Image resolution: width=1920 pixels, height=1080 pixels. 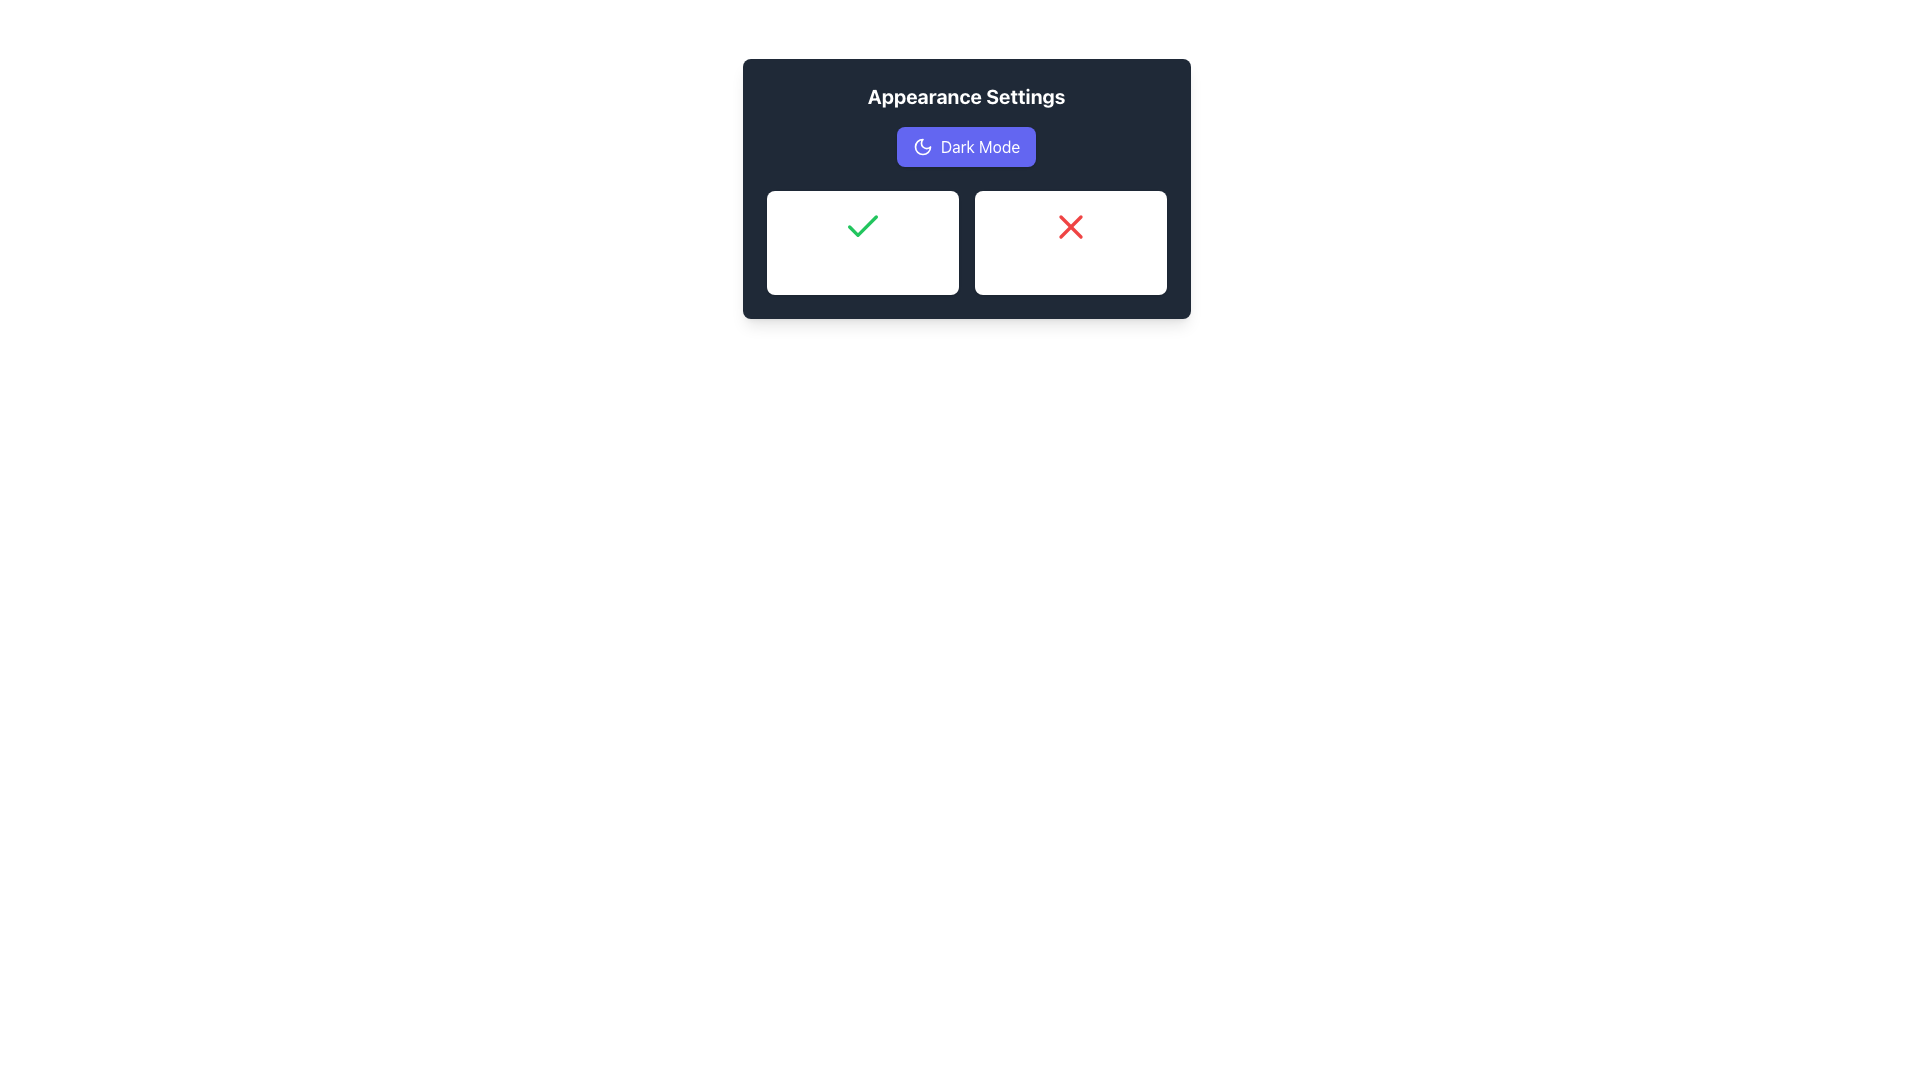 What do you see at coordinates (980, 145) in the screenshot?
I see `text of the descriptive label indicating the purpose of toggling the 'Dark Mode' feature, which is located within the button to the right of the moon icon` at bounding box center [980, 145].